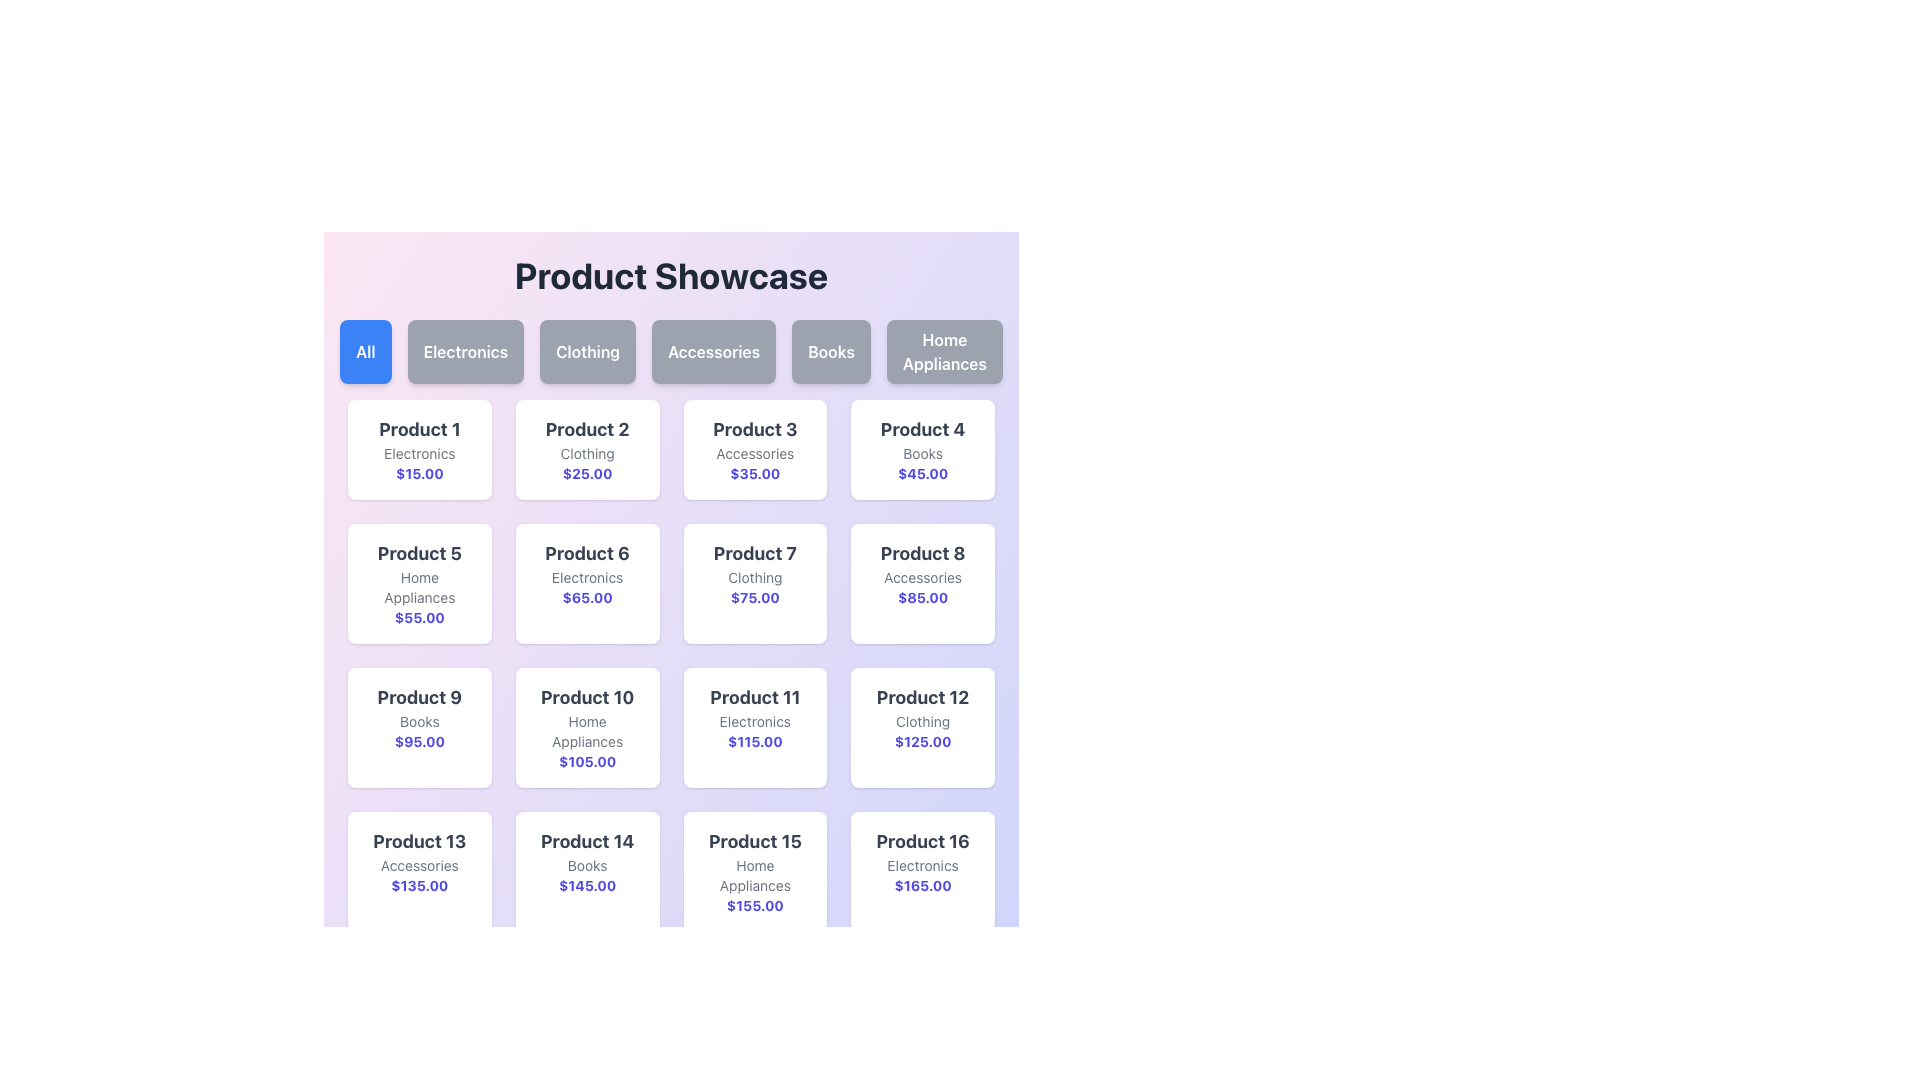 The width and height of the screenshot is (1920, 1080). What do you see at coordinates (922, 583) in the screenshot?
I see `text displayed on the product card, which is the eighth element in the grid layout located in the second row and fourth column` at bounding box center [922, 583].